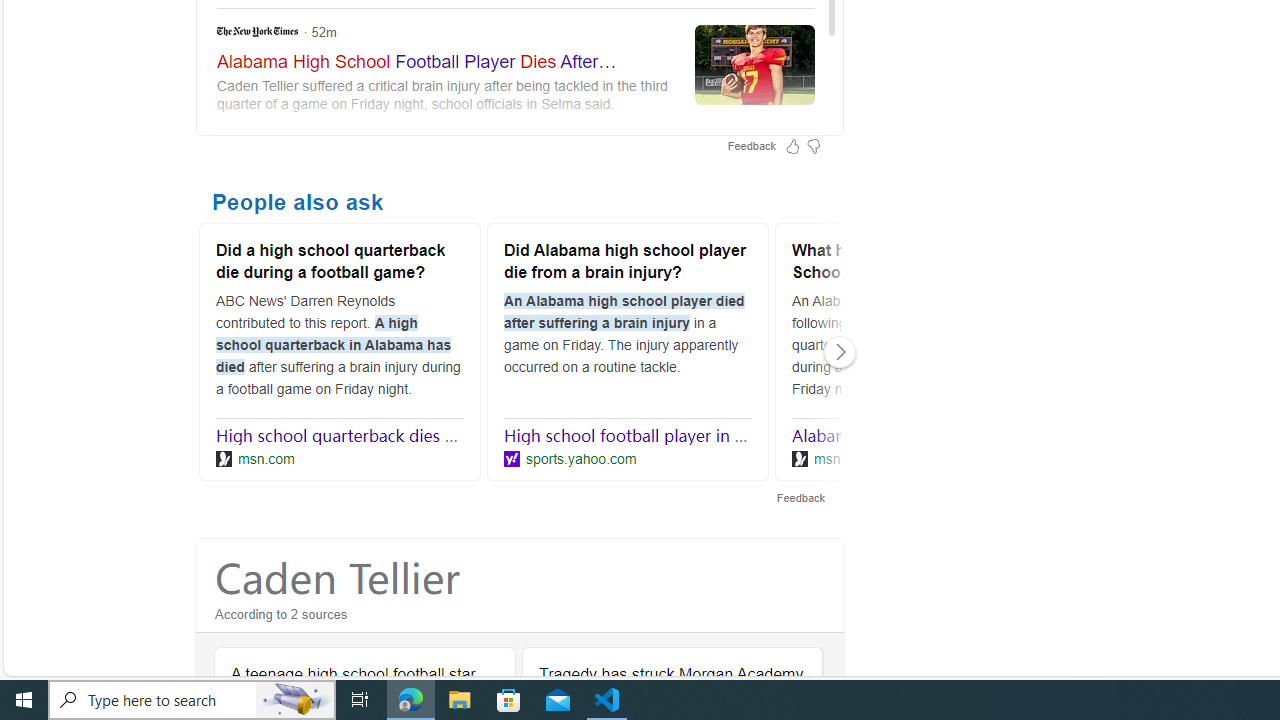 This screenshot has width=1280, height=720. What do you see at coordinates (339, 263) in the screenshot?
I see `'Did a high school quarterback die during a football game?'` at bounding box center [339, 263].